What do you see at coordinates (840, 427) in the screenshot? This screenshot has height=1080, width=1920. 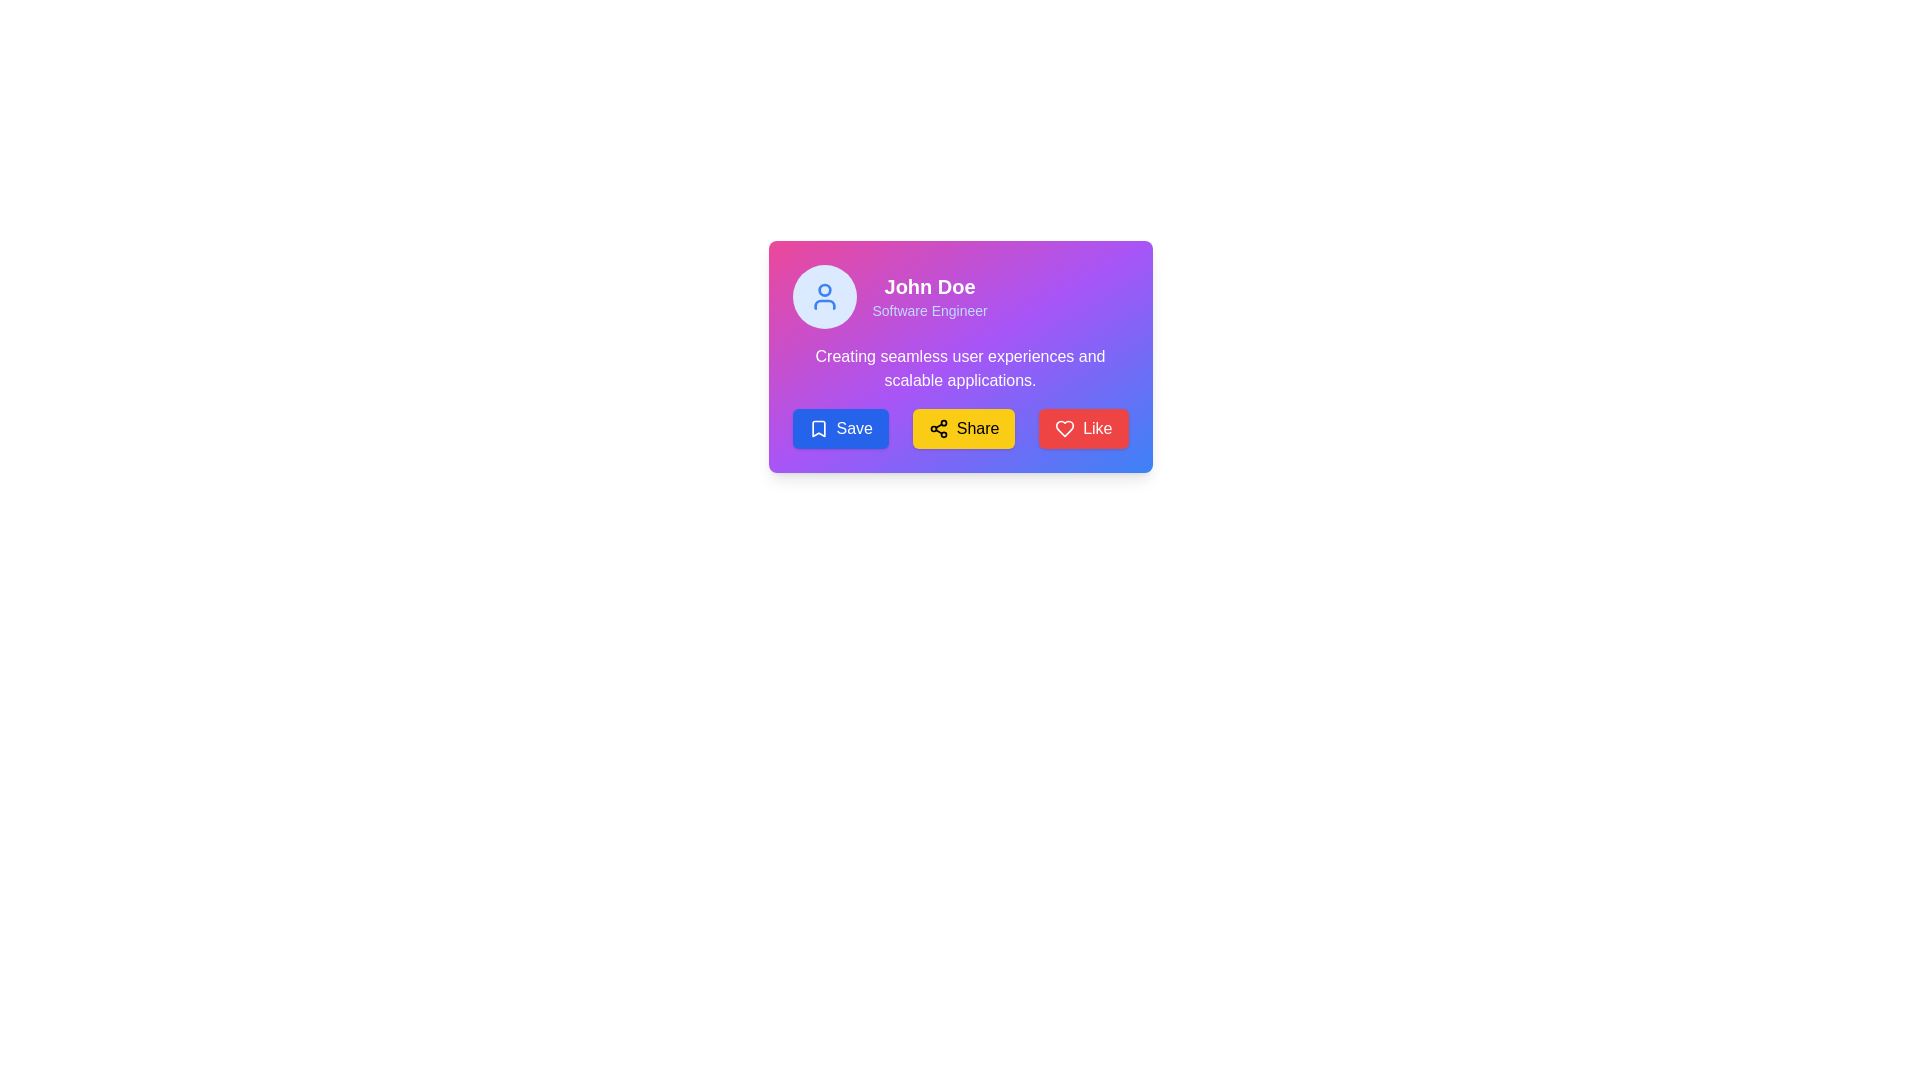 I see `the leftmost button in the horizontal group of three buttons at the bottom of the card interface` at bounding box center [840, 427].